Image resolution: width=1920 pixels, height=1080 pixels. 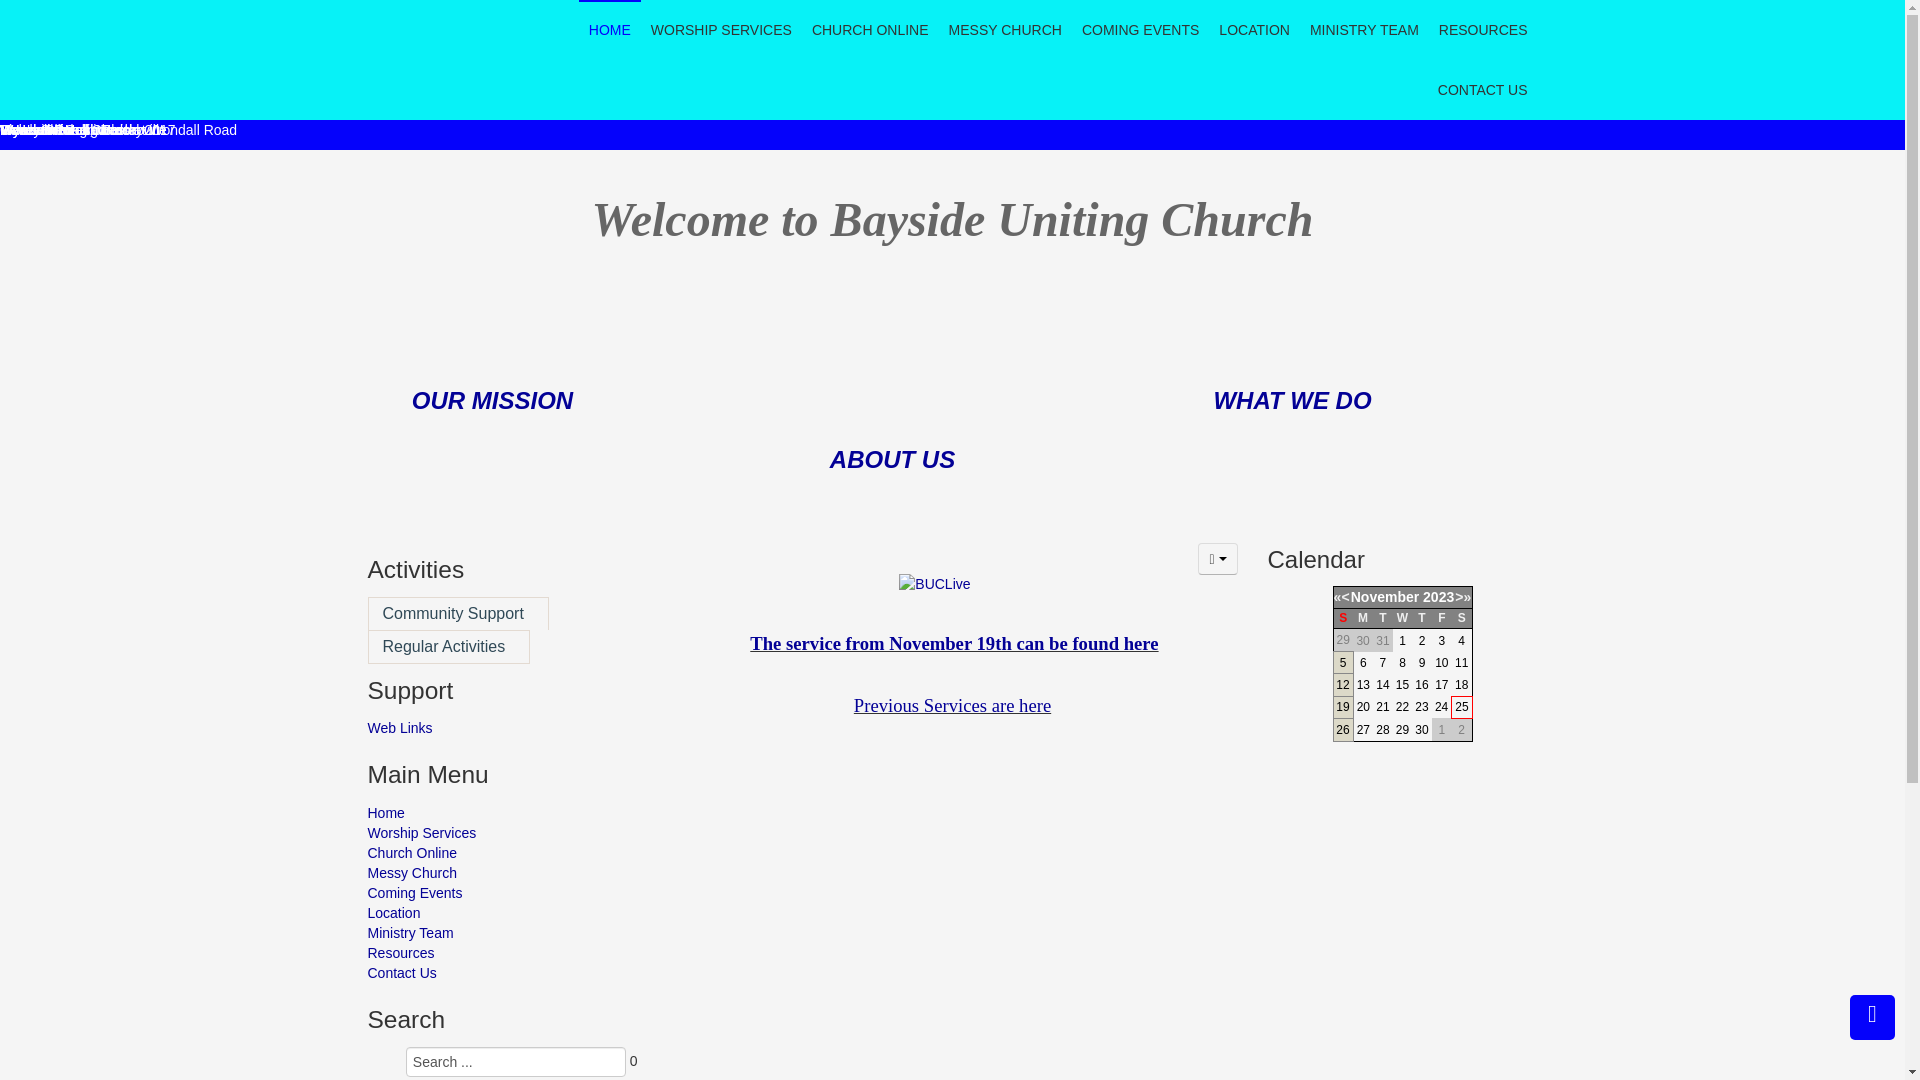 I want to click on 'Regular Activities', so click(x=448, y=647).